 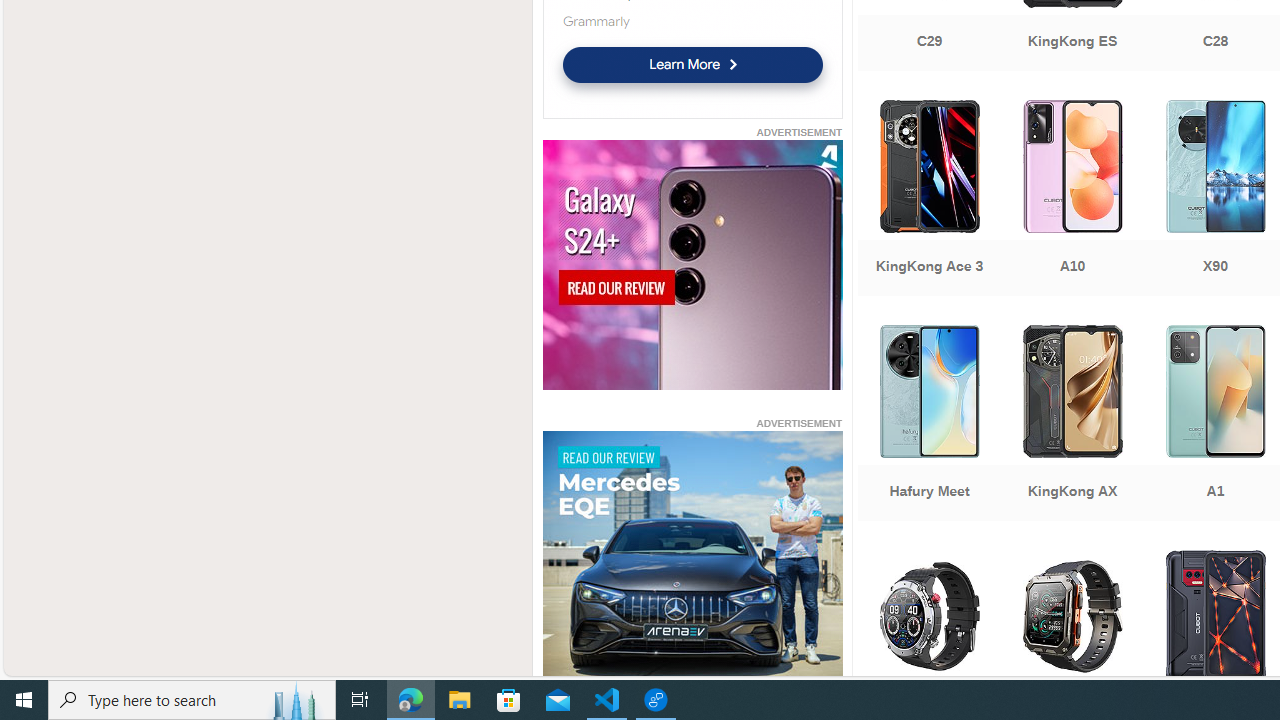 What do you see at coordinates (928, 424) in the screenshot?
I see `'Hafury Meet'` at bounding box center [928, 424].